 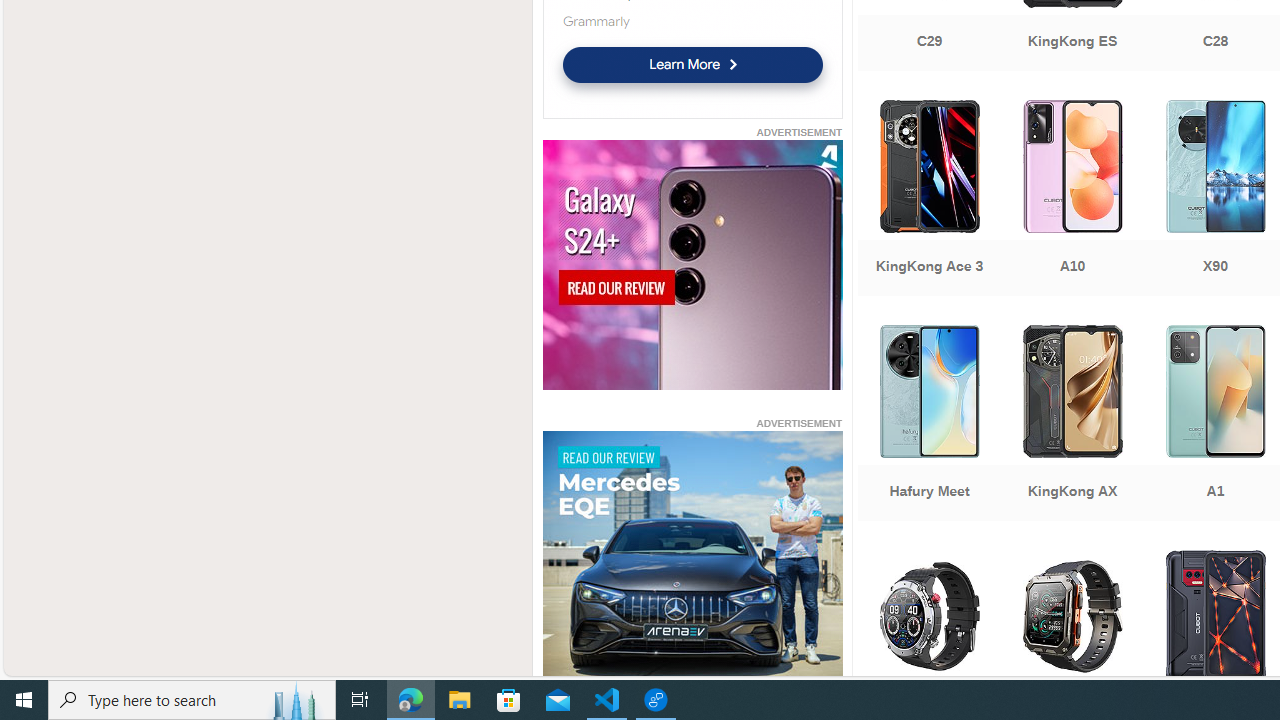 What do you see at coordinates (928, 424) in the screenshot?
I see `'Hafury Meet'` at bounding box center [928, 424].